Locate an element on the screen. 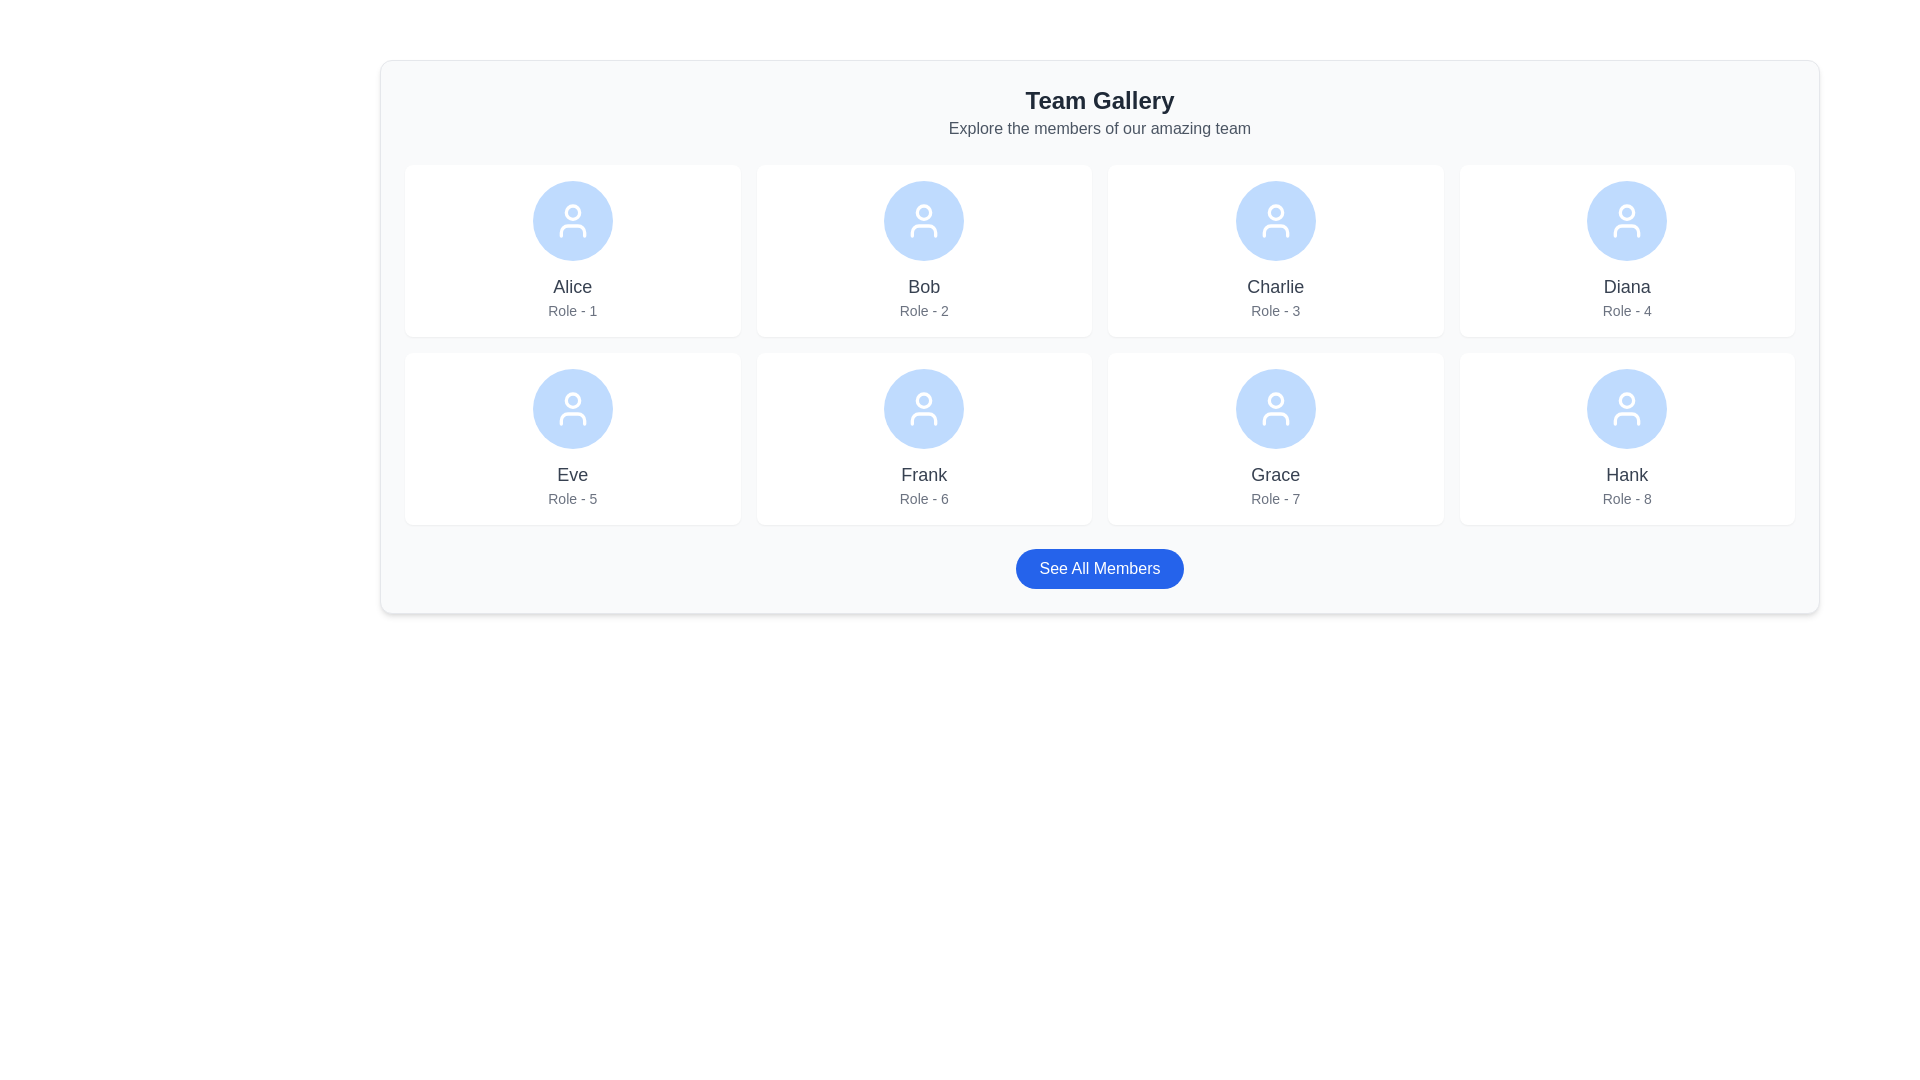 The image size is (1920, 1080). the text label displaying the name 'Frank' located in the middle column of the bottom row of a grid layout, positioned above the label 'Role - 6' and below the profile icon is located at coordinates (923, 474).